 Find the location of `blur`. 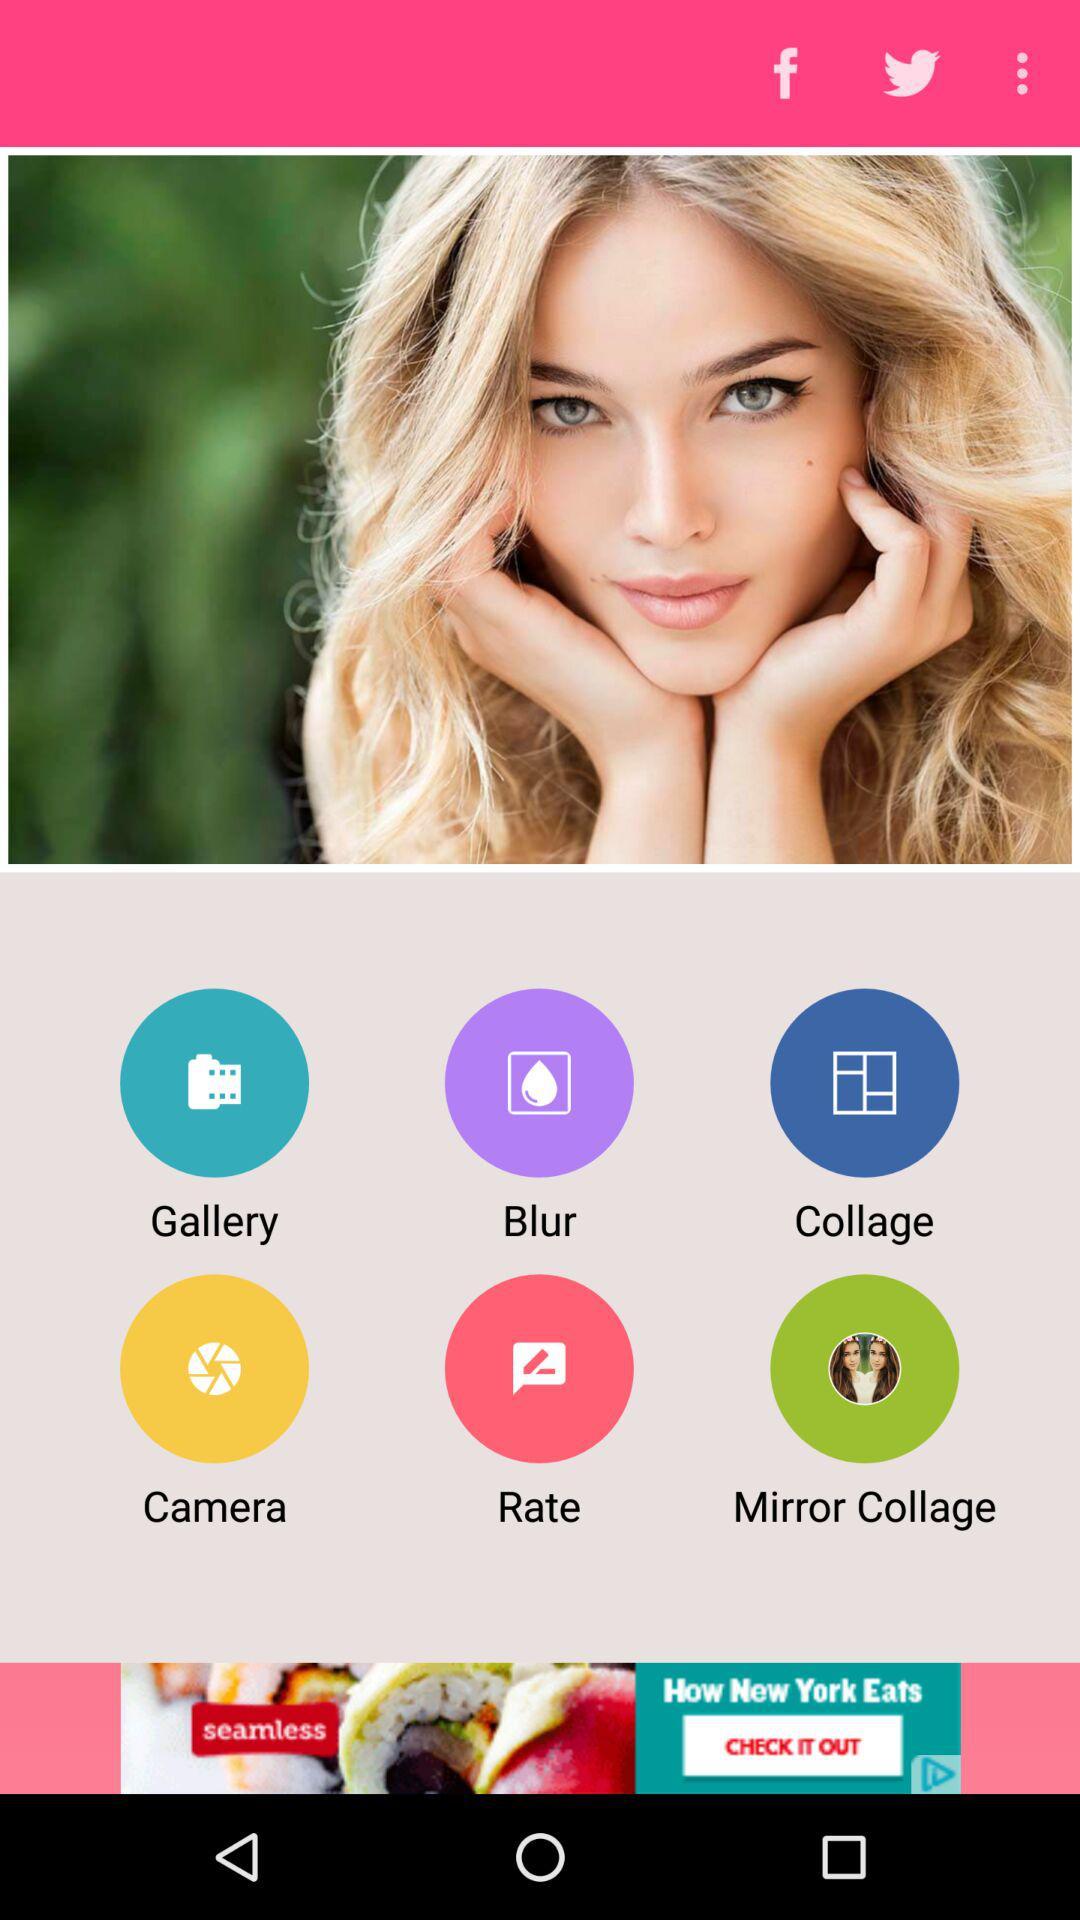

blur is located at coordinates (538, 1082).